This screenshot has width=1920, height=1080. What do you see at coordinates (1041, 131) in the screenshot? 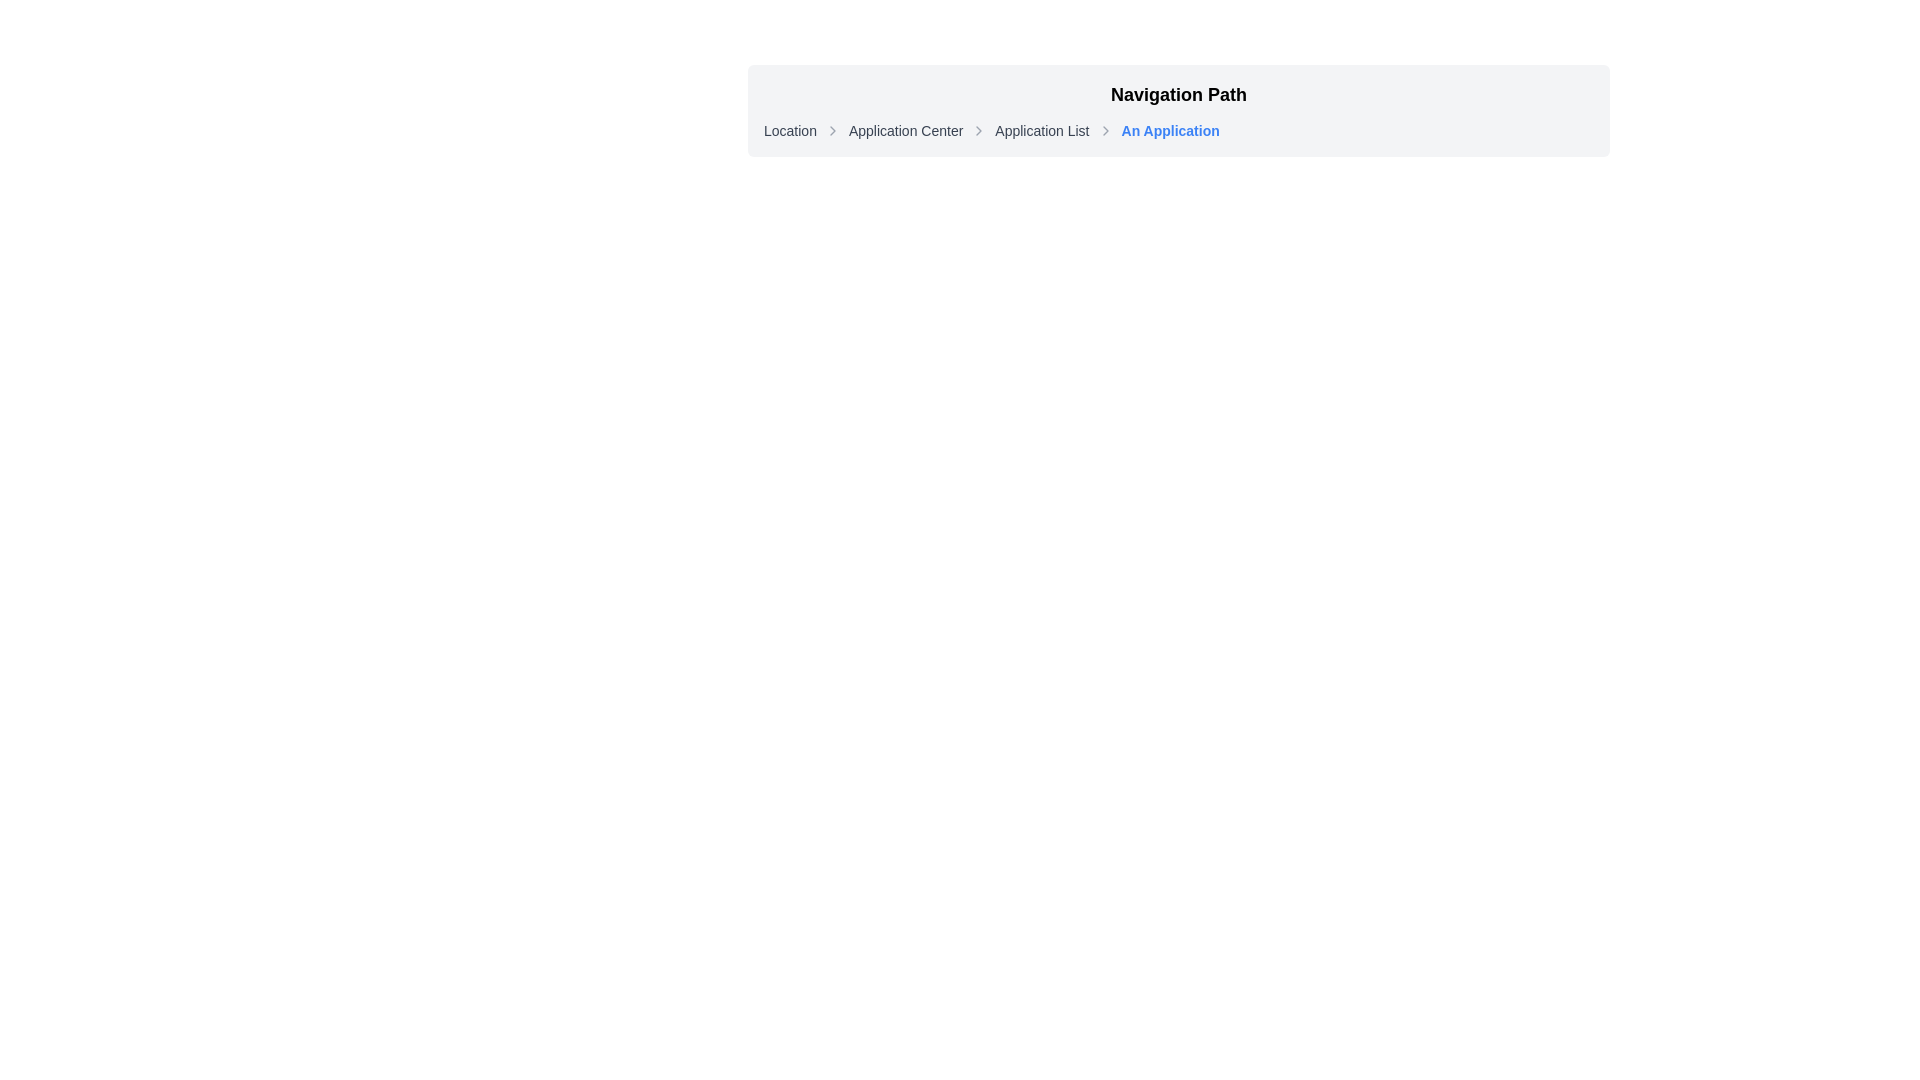
I see `the 'Application List' link, which is the third interactive text in the breadcrumb navigation` at bounding box center [1041, 131].